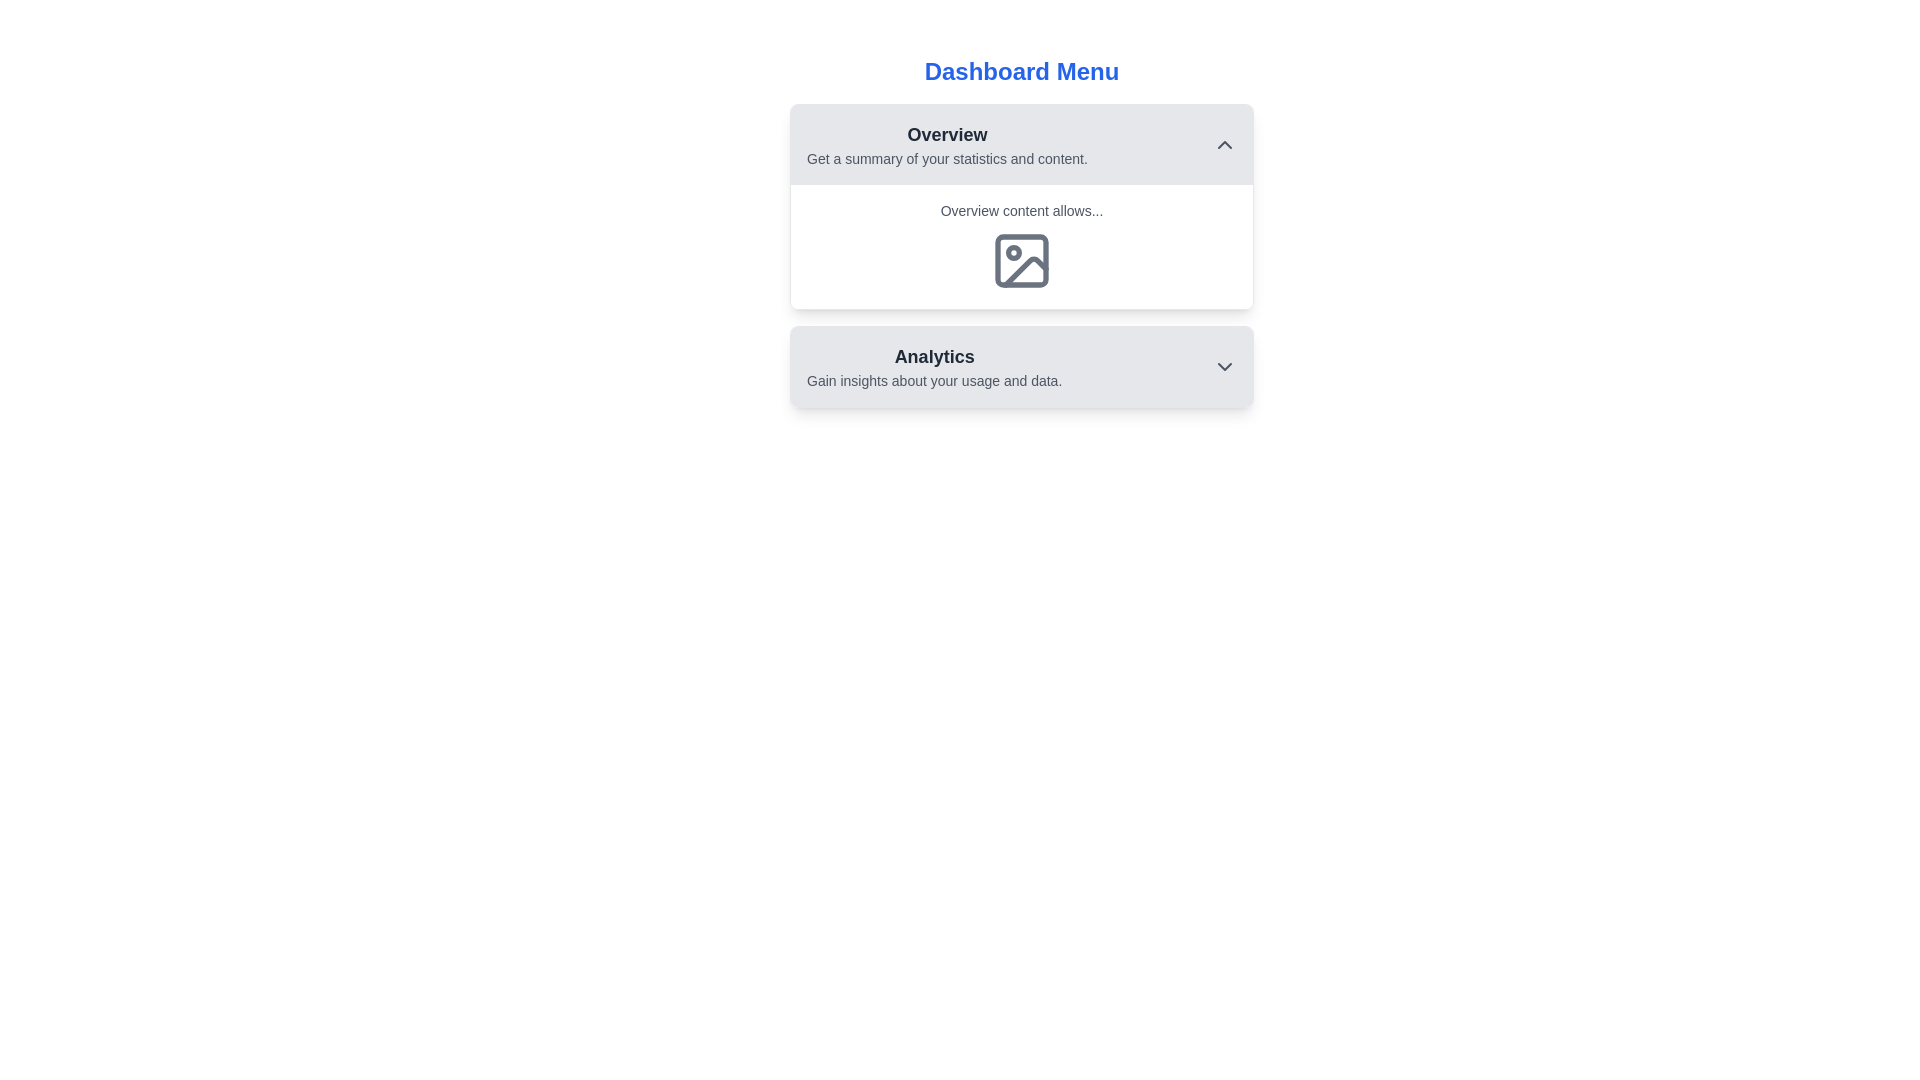  I want to click on text from the Collapsible section header that provides an overview of statistical data and content summaries, which toggles visibility for additional content below it, so click(1022, 144).